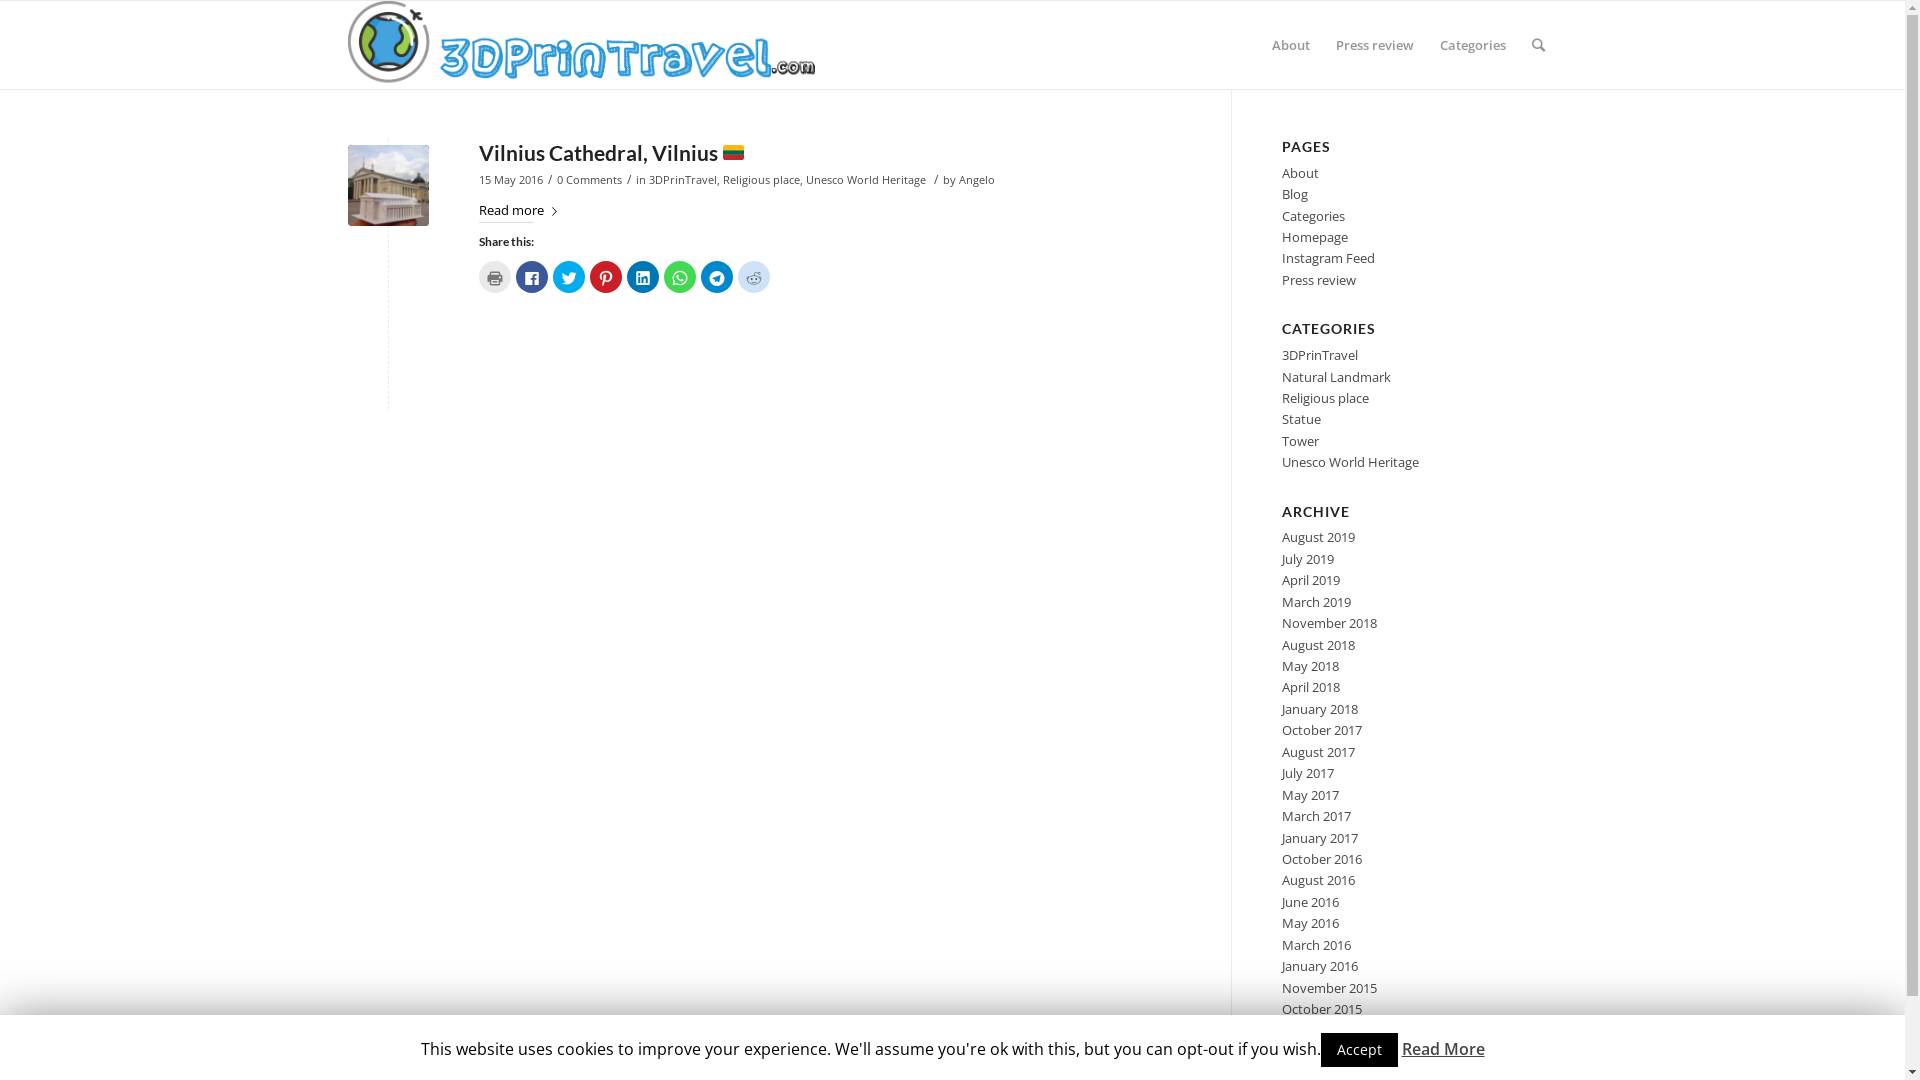  What do you see at coordinates (552, 277) in the screenshot?
I see `'Click to share on Twitter (Opens in new window)'` at bounding box center [552, 277].